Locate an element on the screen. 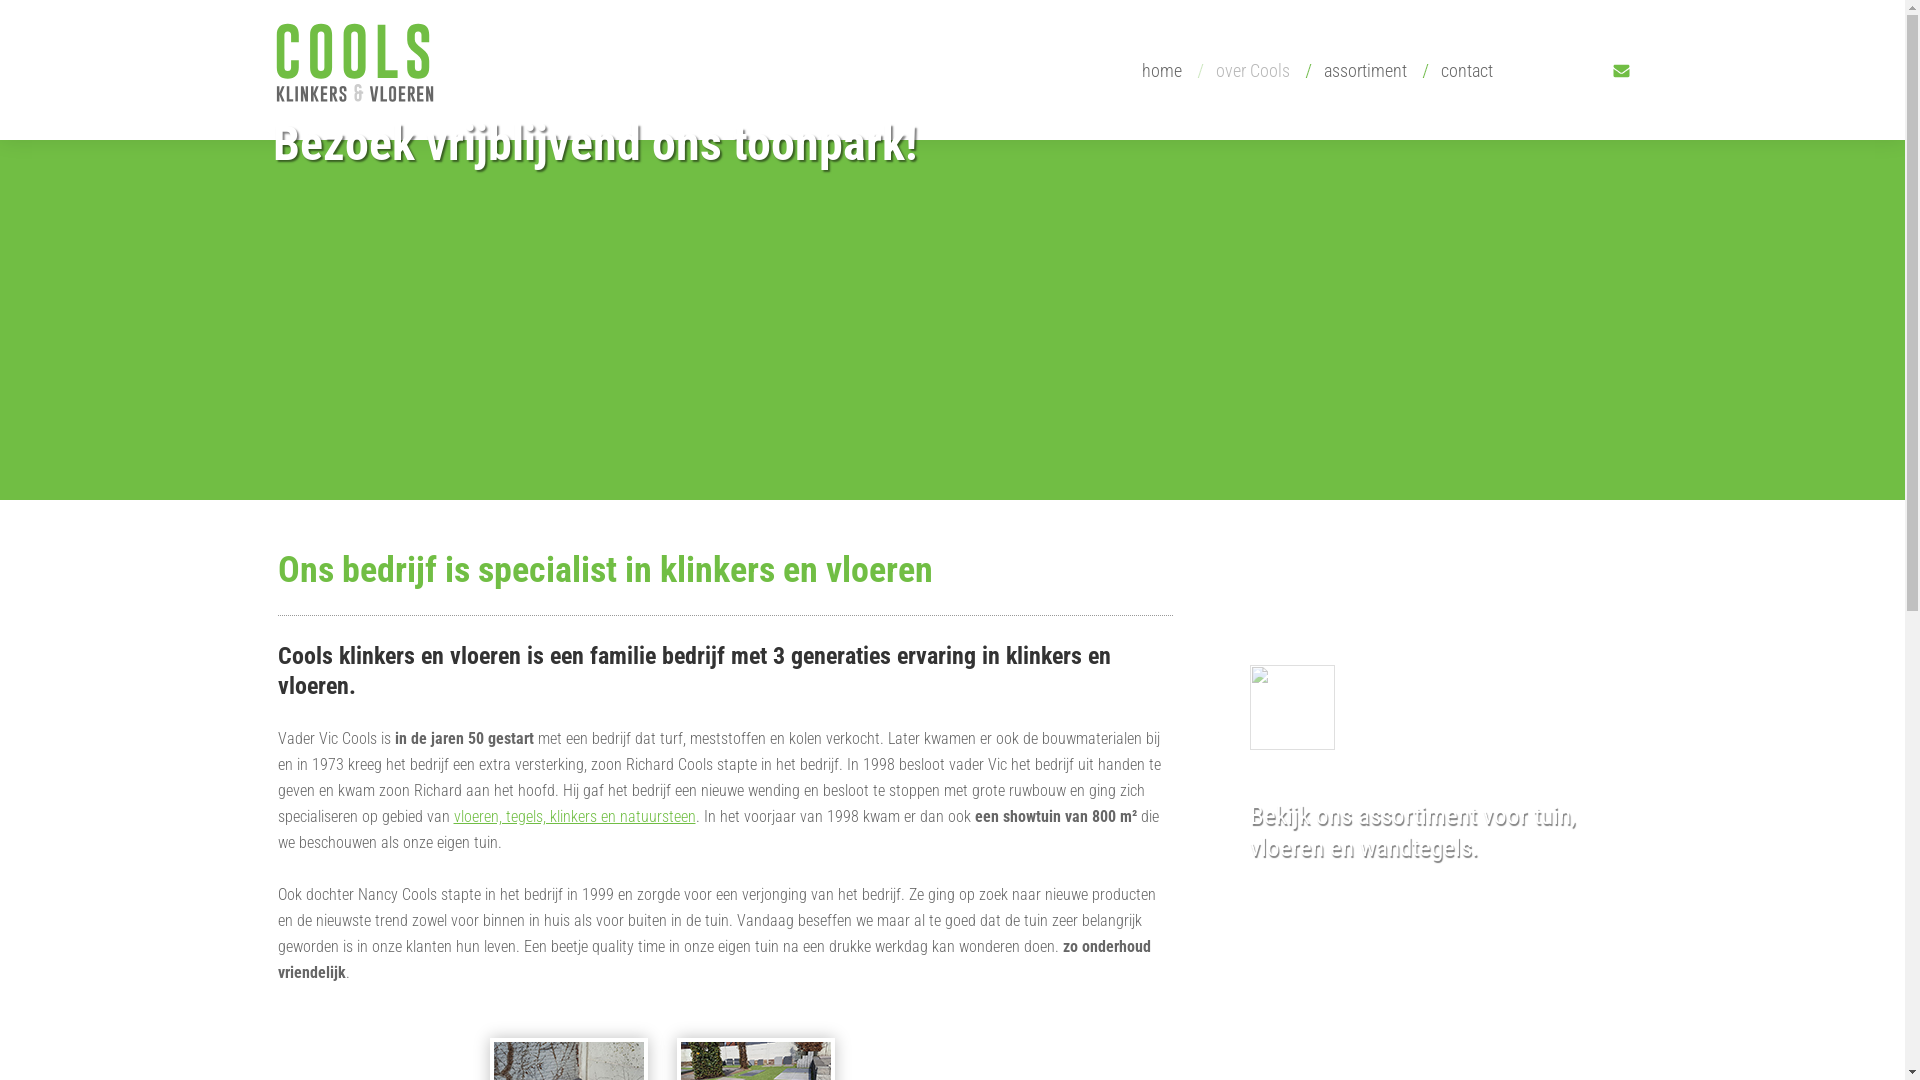  'vloeren, tegels, klinkers en natuursteen' is located at coordinates (574, 816).